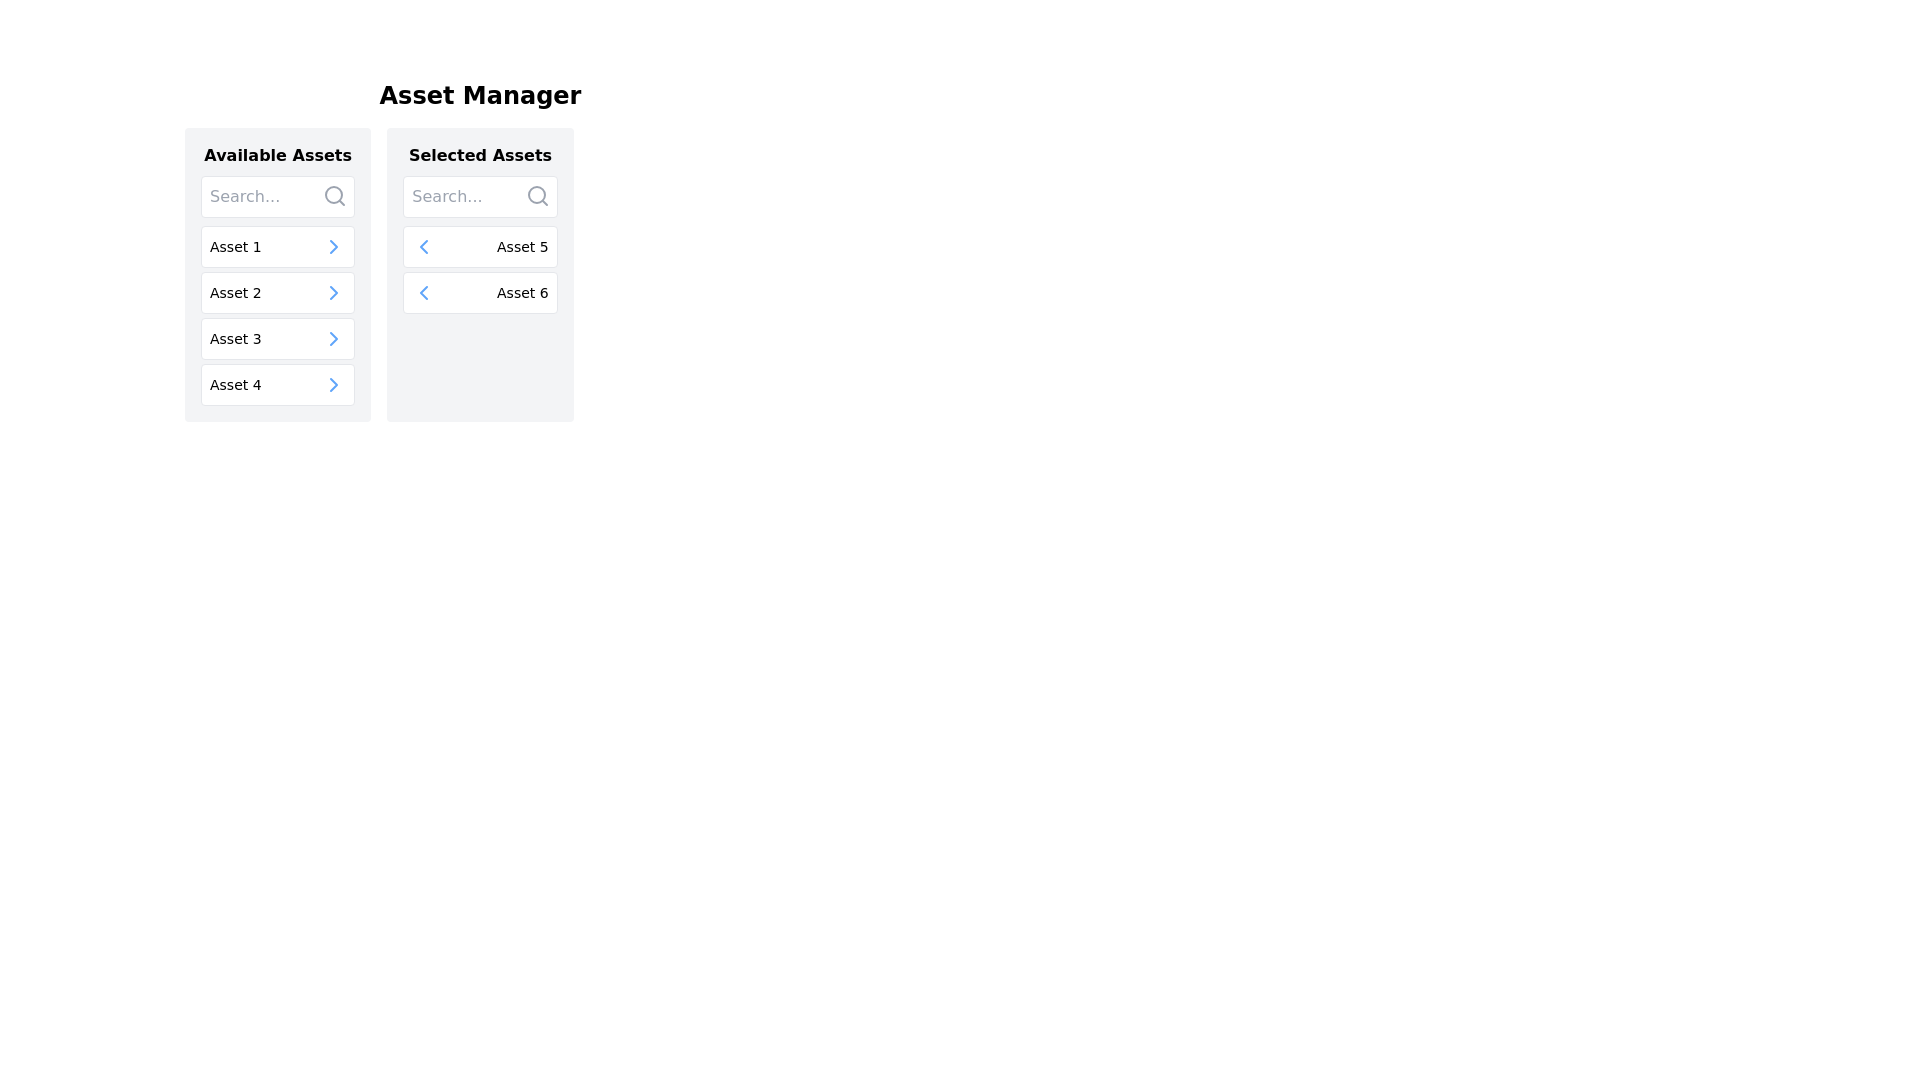  What do you see at coordinates (536, 195) in the screenshot?
I see `the circular part of the search icon located on the right side of the 'Selected Assets' search bar within the upper section of the 'Selected Assets' panel` at bounding box center [536, 195].